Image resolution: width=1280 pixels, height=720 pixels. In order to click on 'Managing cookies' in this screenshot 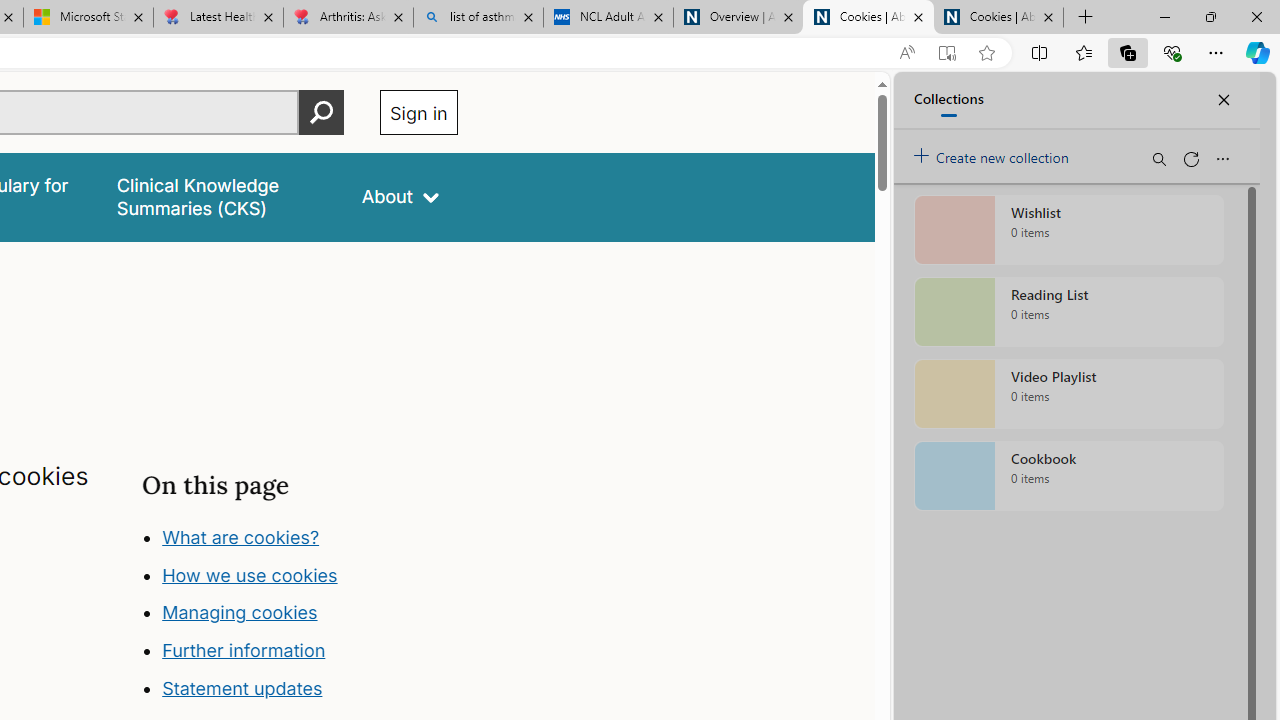, I will do `click(240, 612)`.